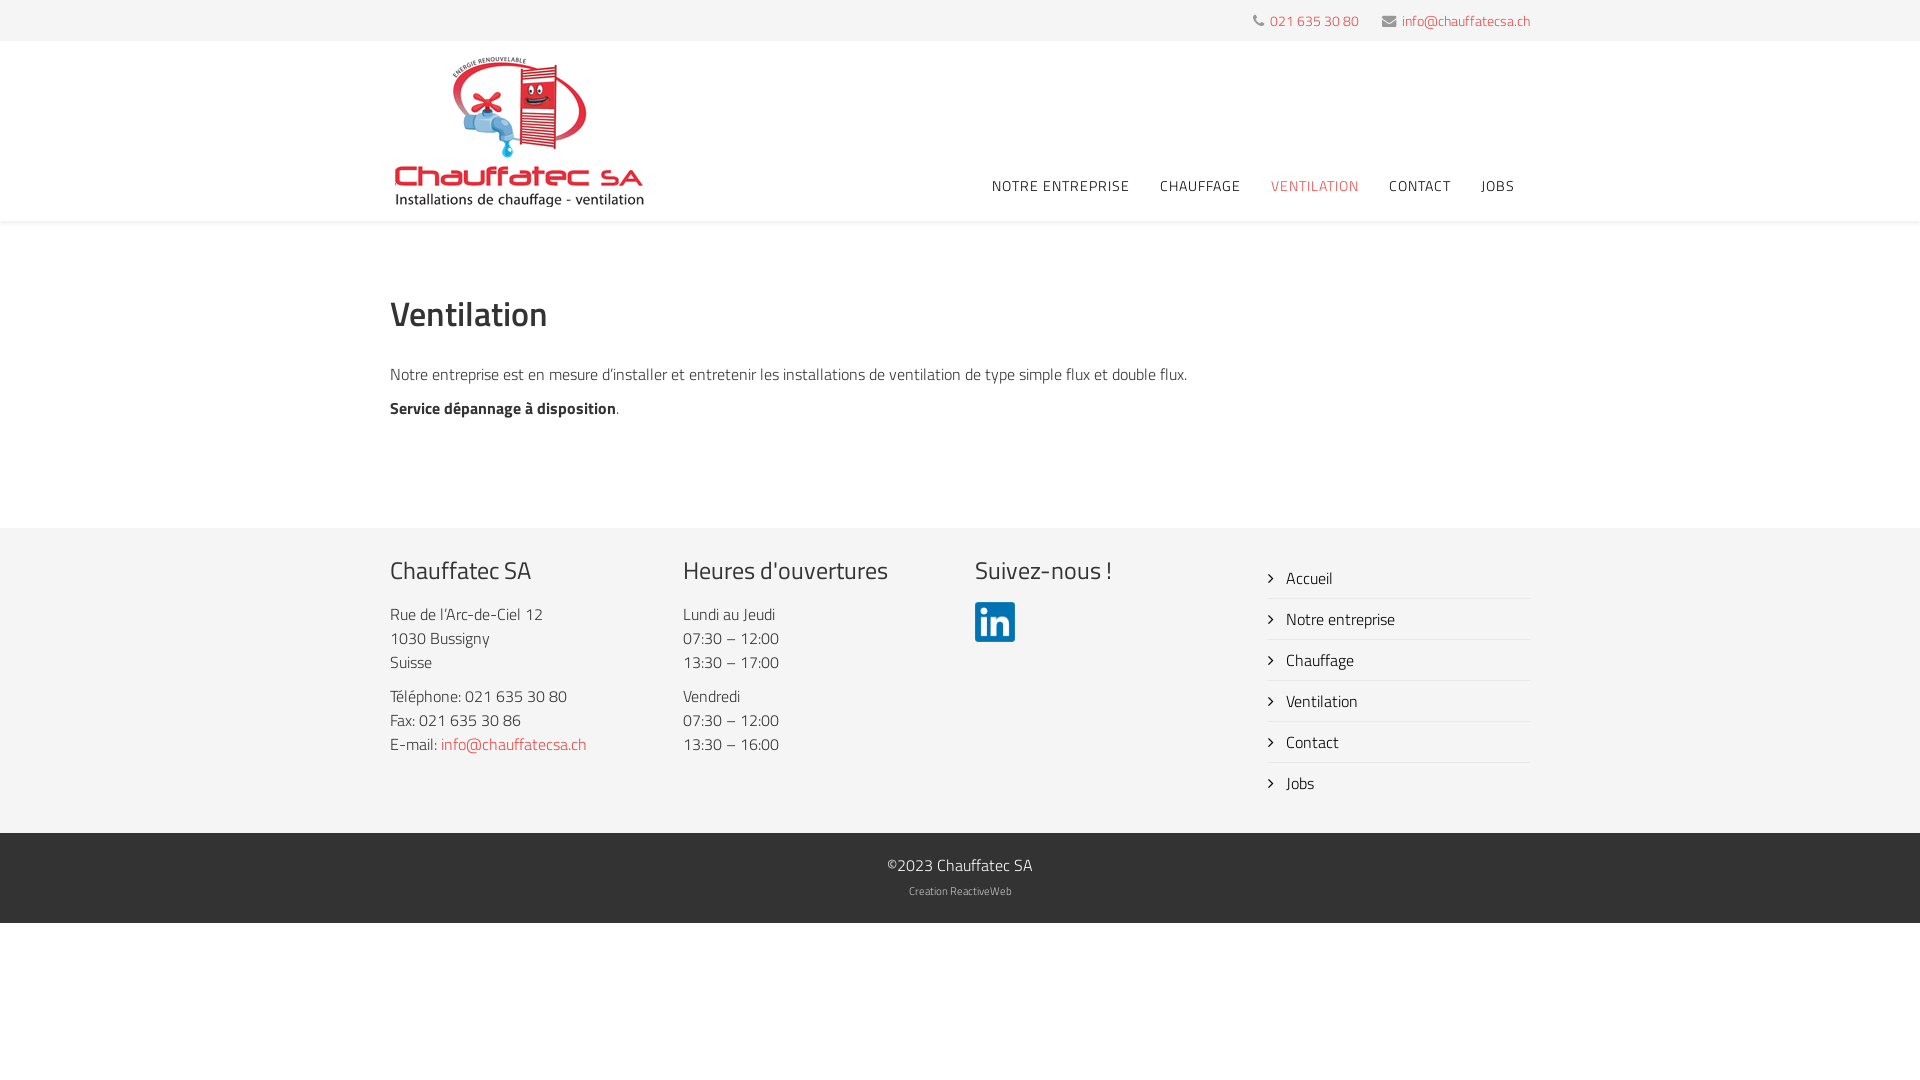  Describe the element at coordinates (1269, 20) in the screenshot. I see `'021 635 30 80'` at that location.